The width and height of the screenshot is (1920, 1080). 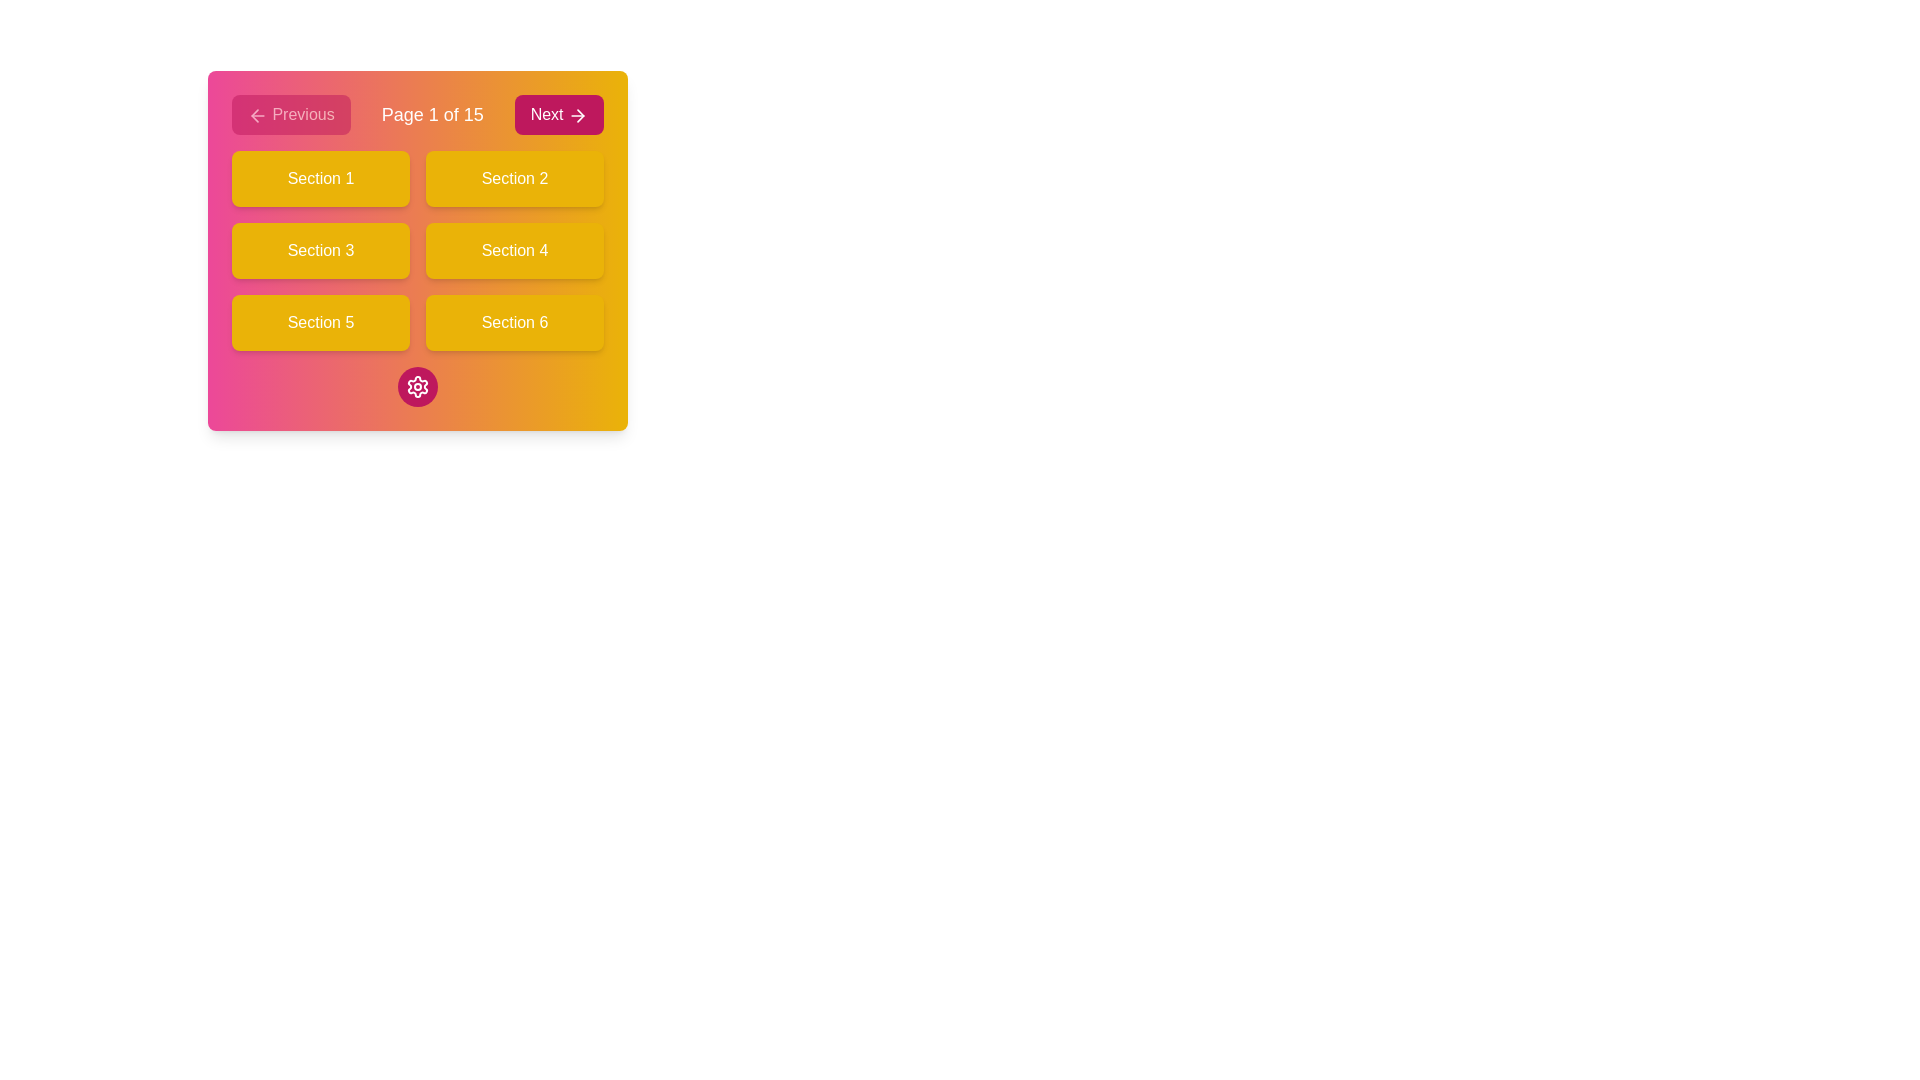 What do you see at coordinates (321, 177) in the screenshot?
I see `the rectangular button with a yellow background and white text reading 'Section 1'` at bounding box center [321, 177].